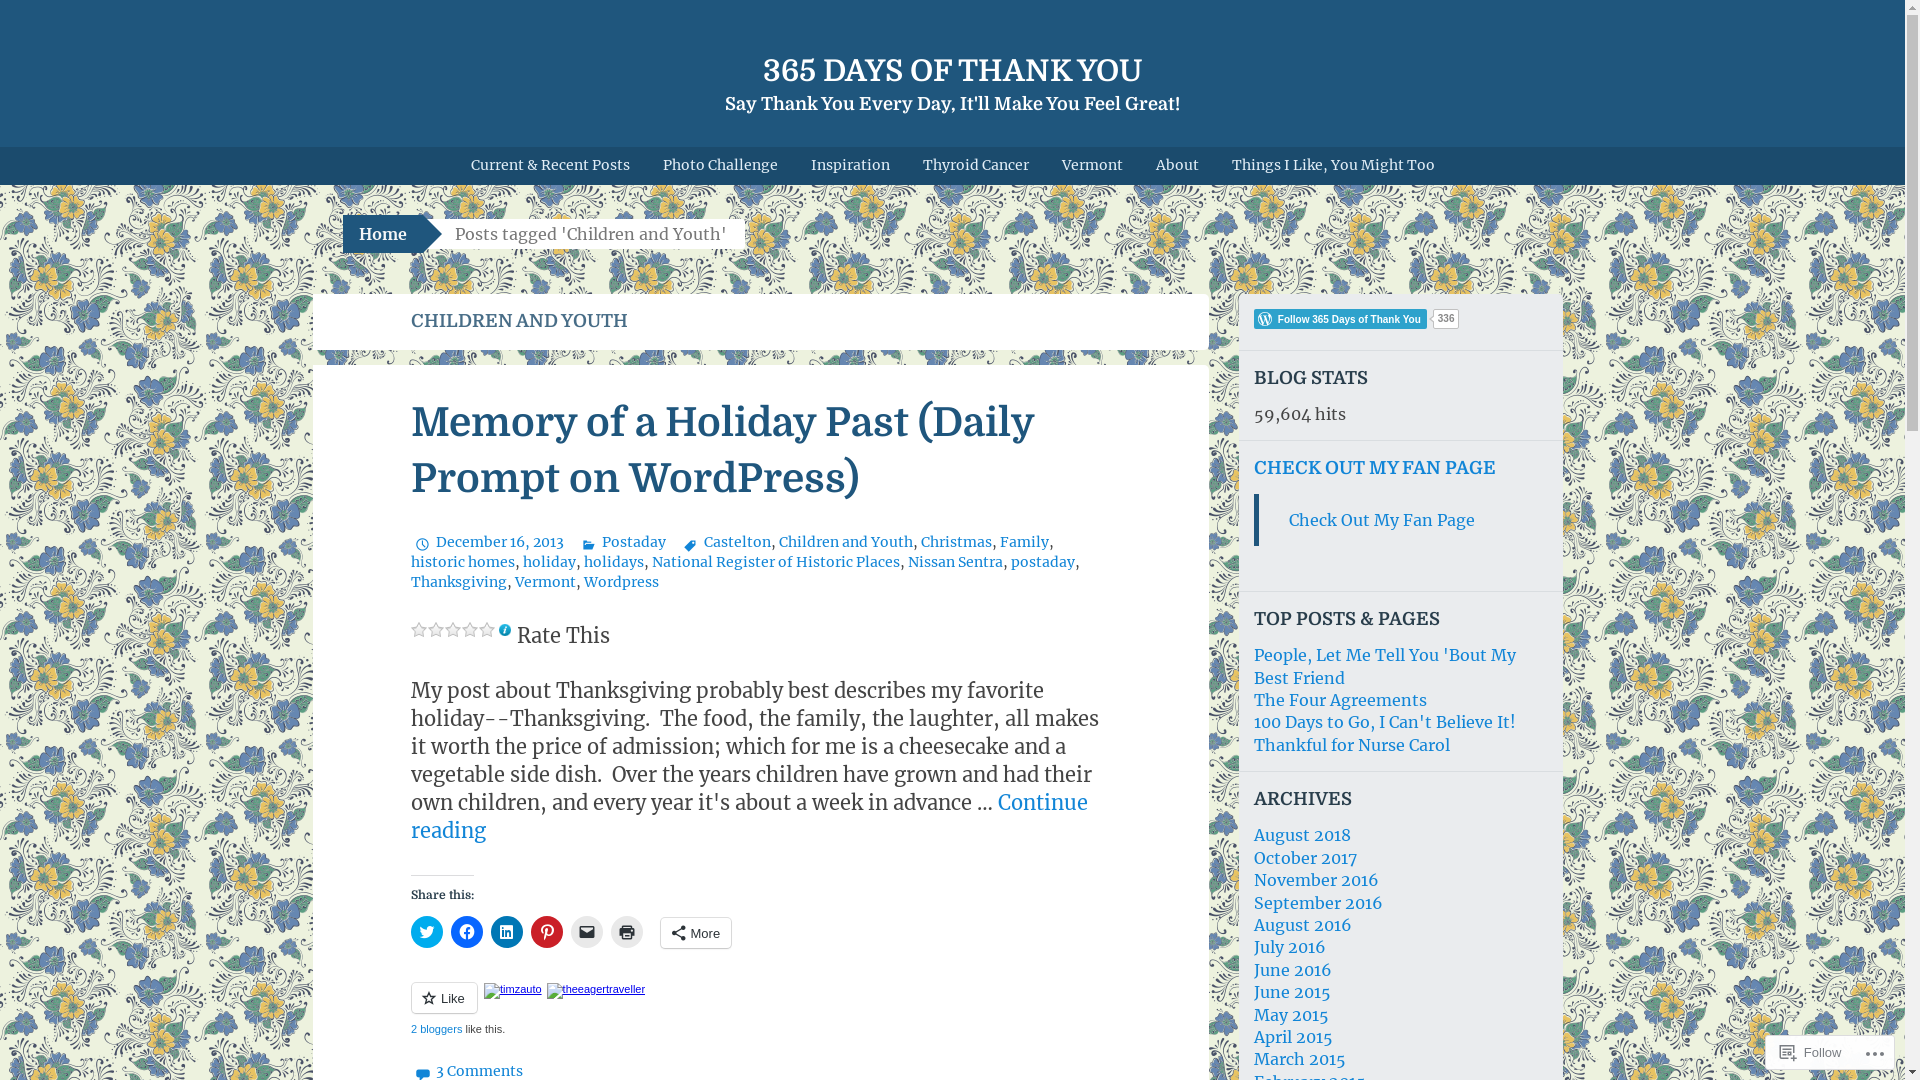  I want to click on 'September 2016', so click(1318, 902).